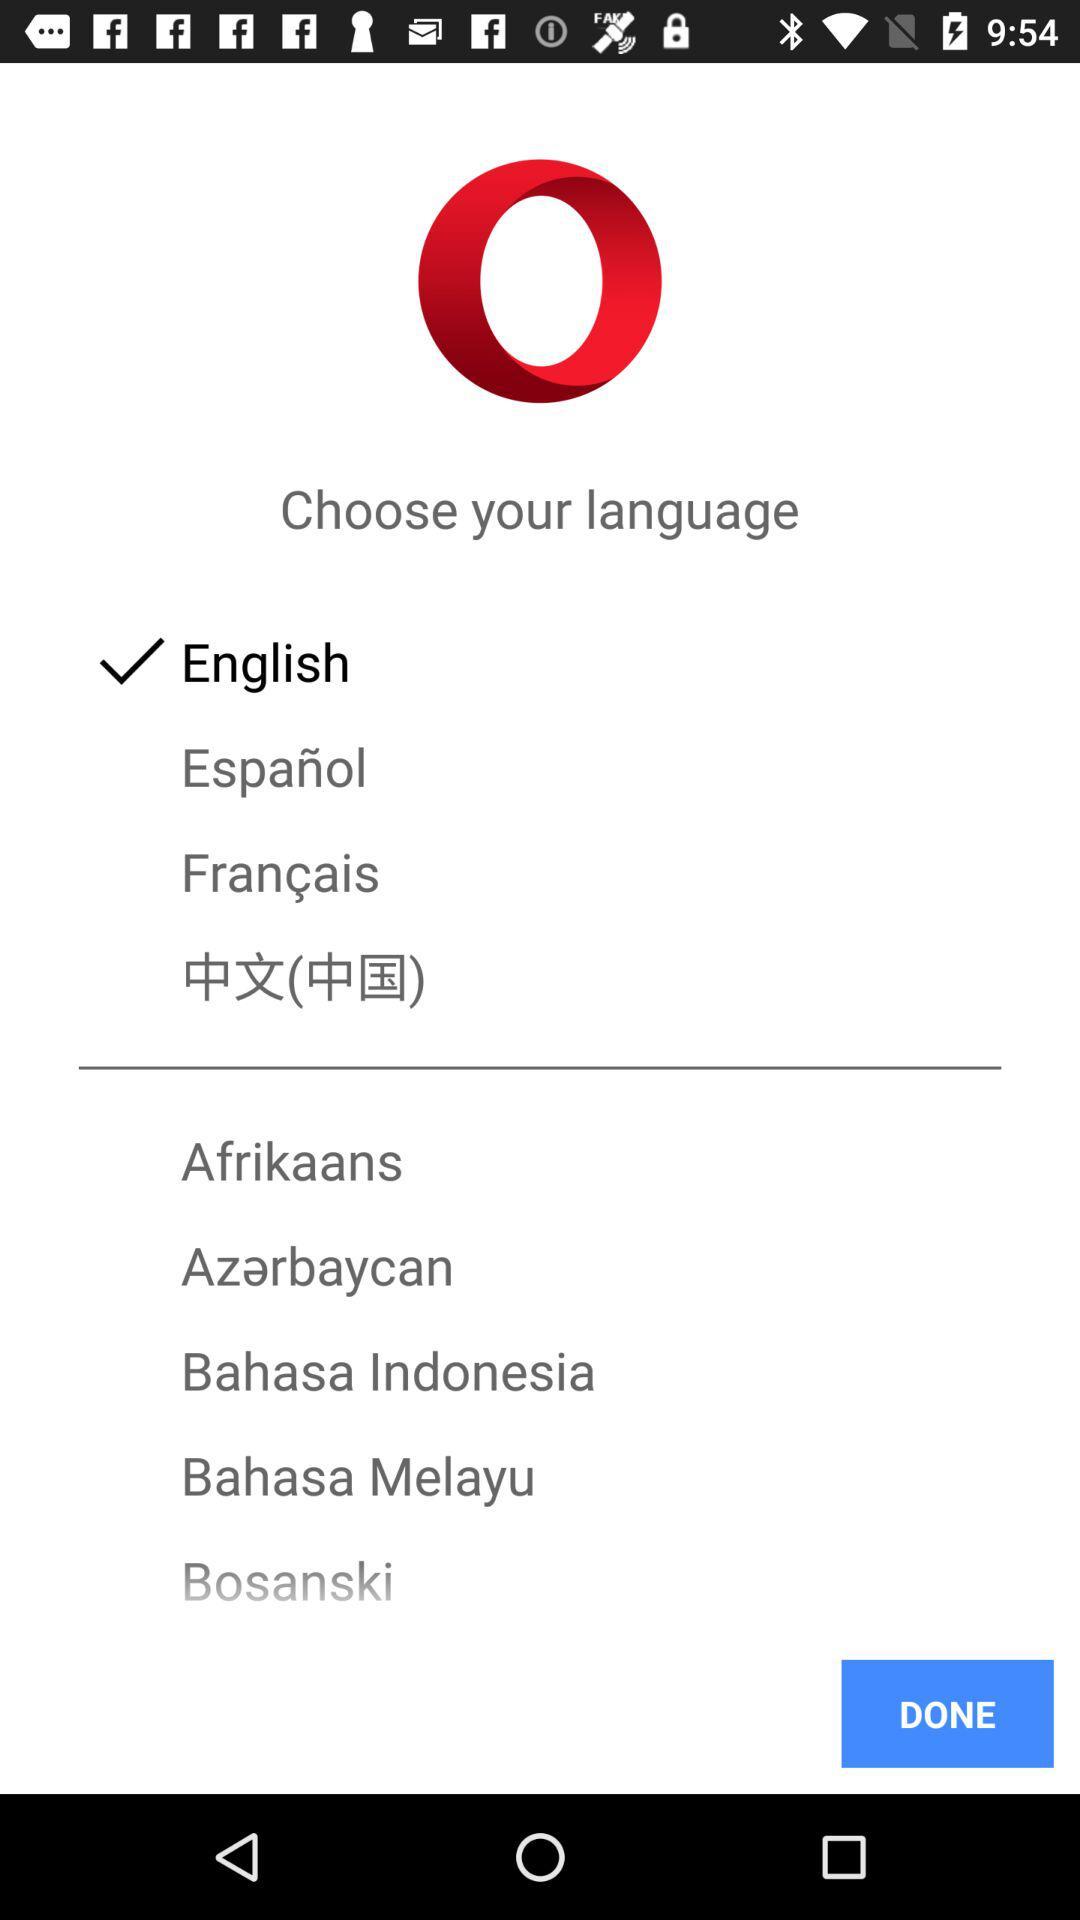 The height and width of the screenshot is (1920, 1080). Describe the element at coordinates (540, 1475) in the screenshot. I see `item below the bahasa indonesia icon` at that location.